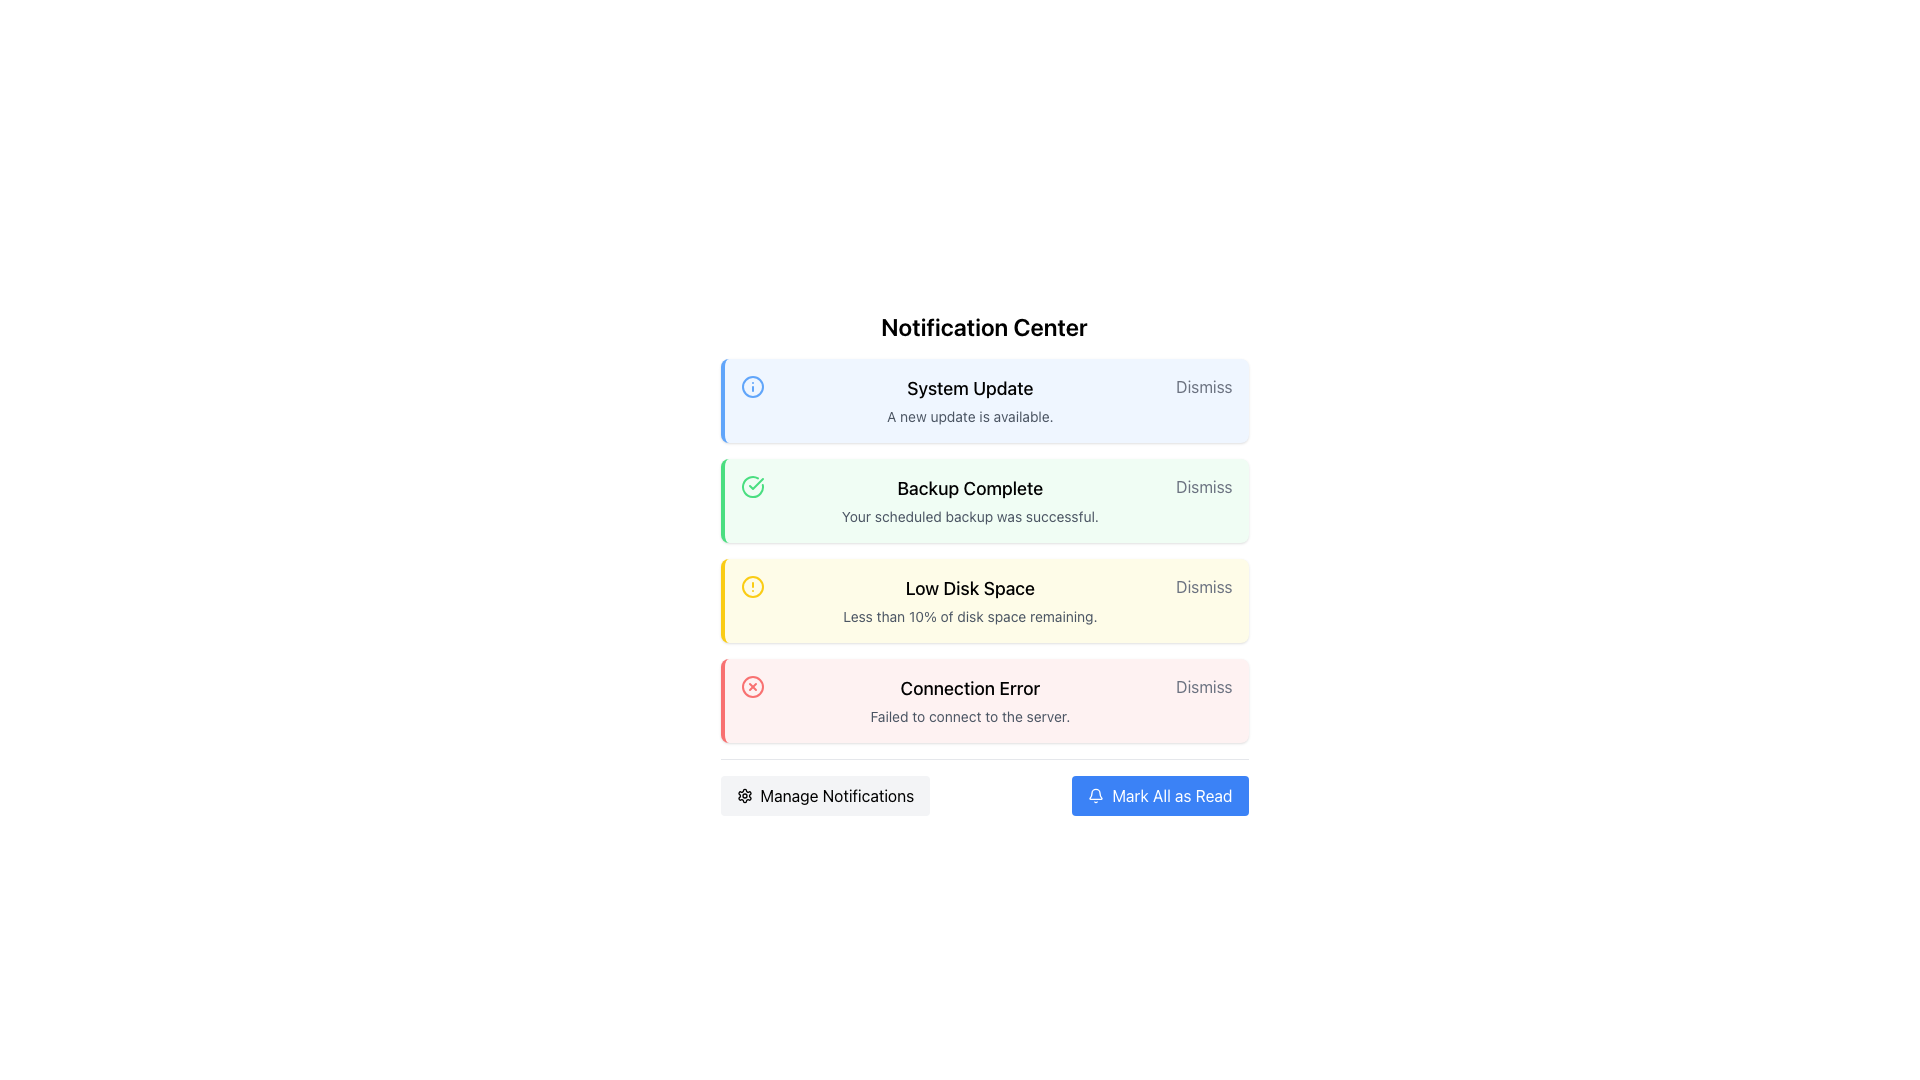  I want to click on the 'Dismiss' button in the bottom-right section of the 'Connection Error' notification card to trigger the hover effect, so click(1203, 685).